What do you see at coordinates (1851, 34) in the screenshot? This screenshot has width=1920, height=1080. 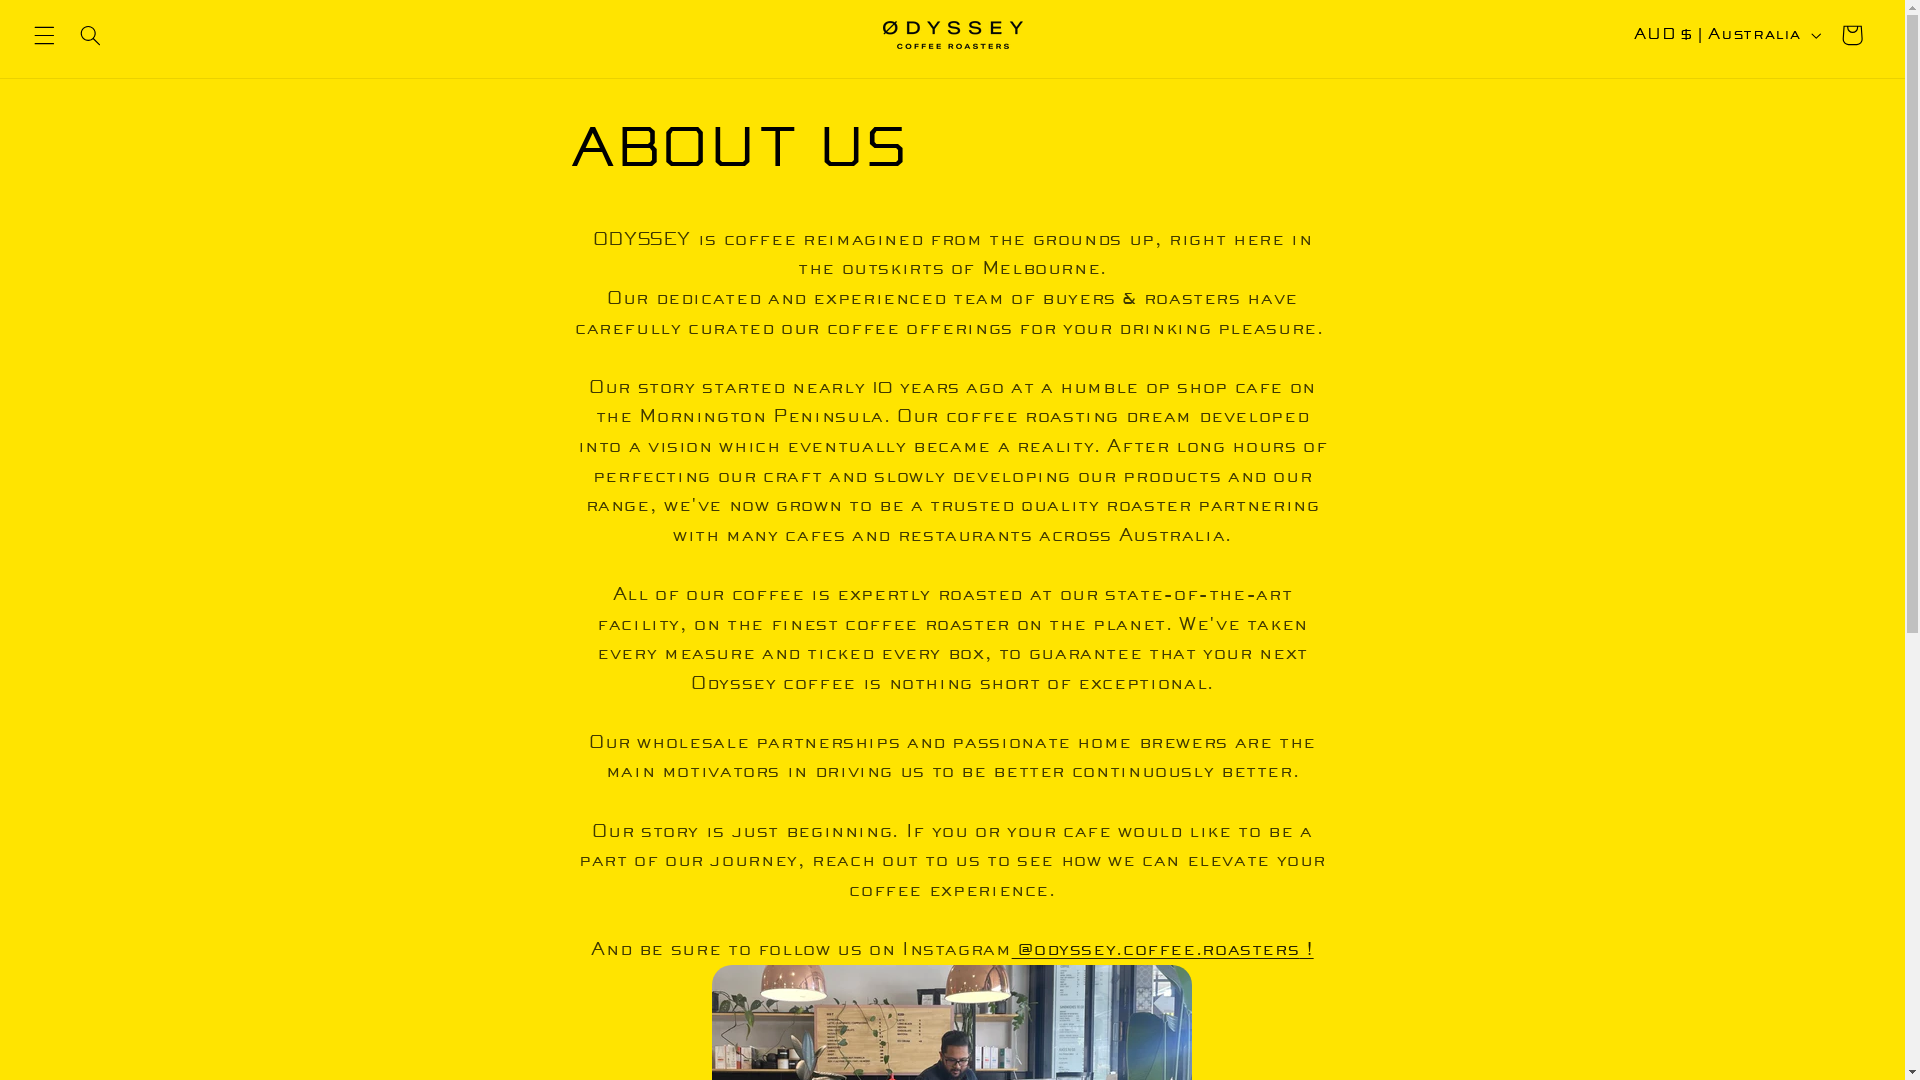 I see `'Cart'` at bounding box center [1851, 34].